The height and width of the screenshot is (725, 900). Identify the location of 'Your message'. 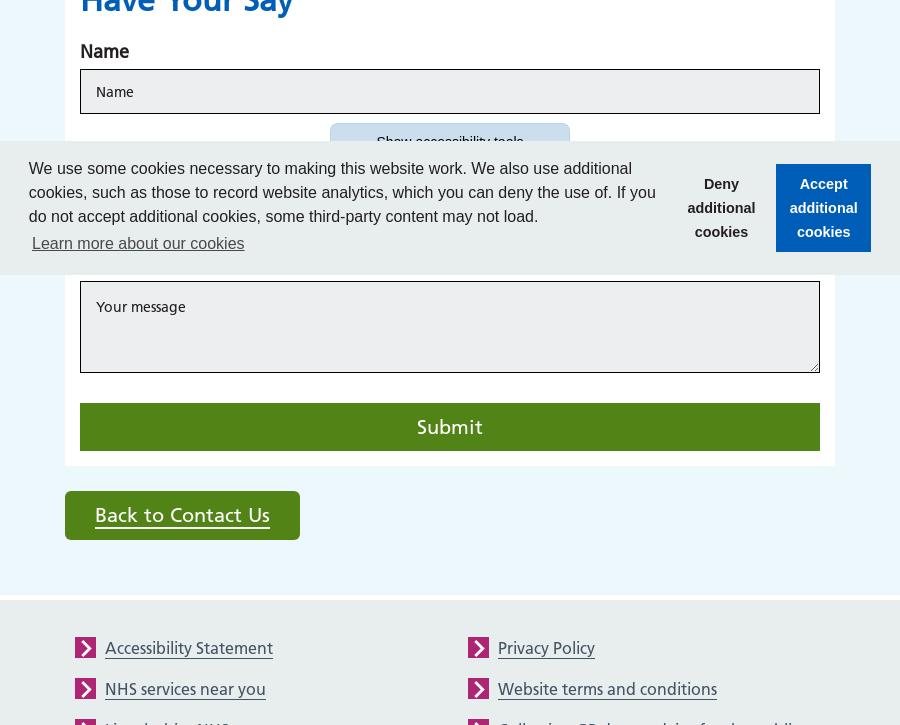
(137, 262).